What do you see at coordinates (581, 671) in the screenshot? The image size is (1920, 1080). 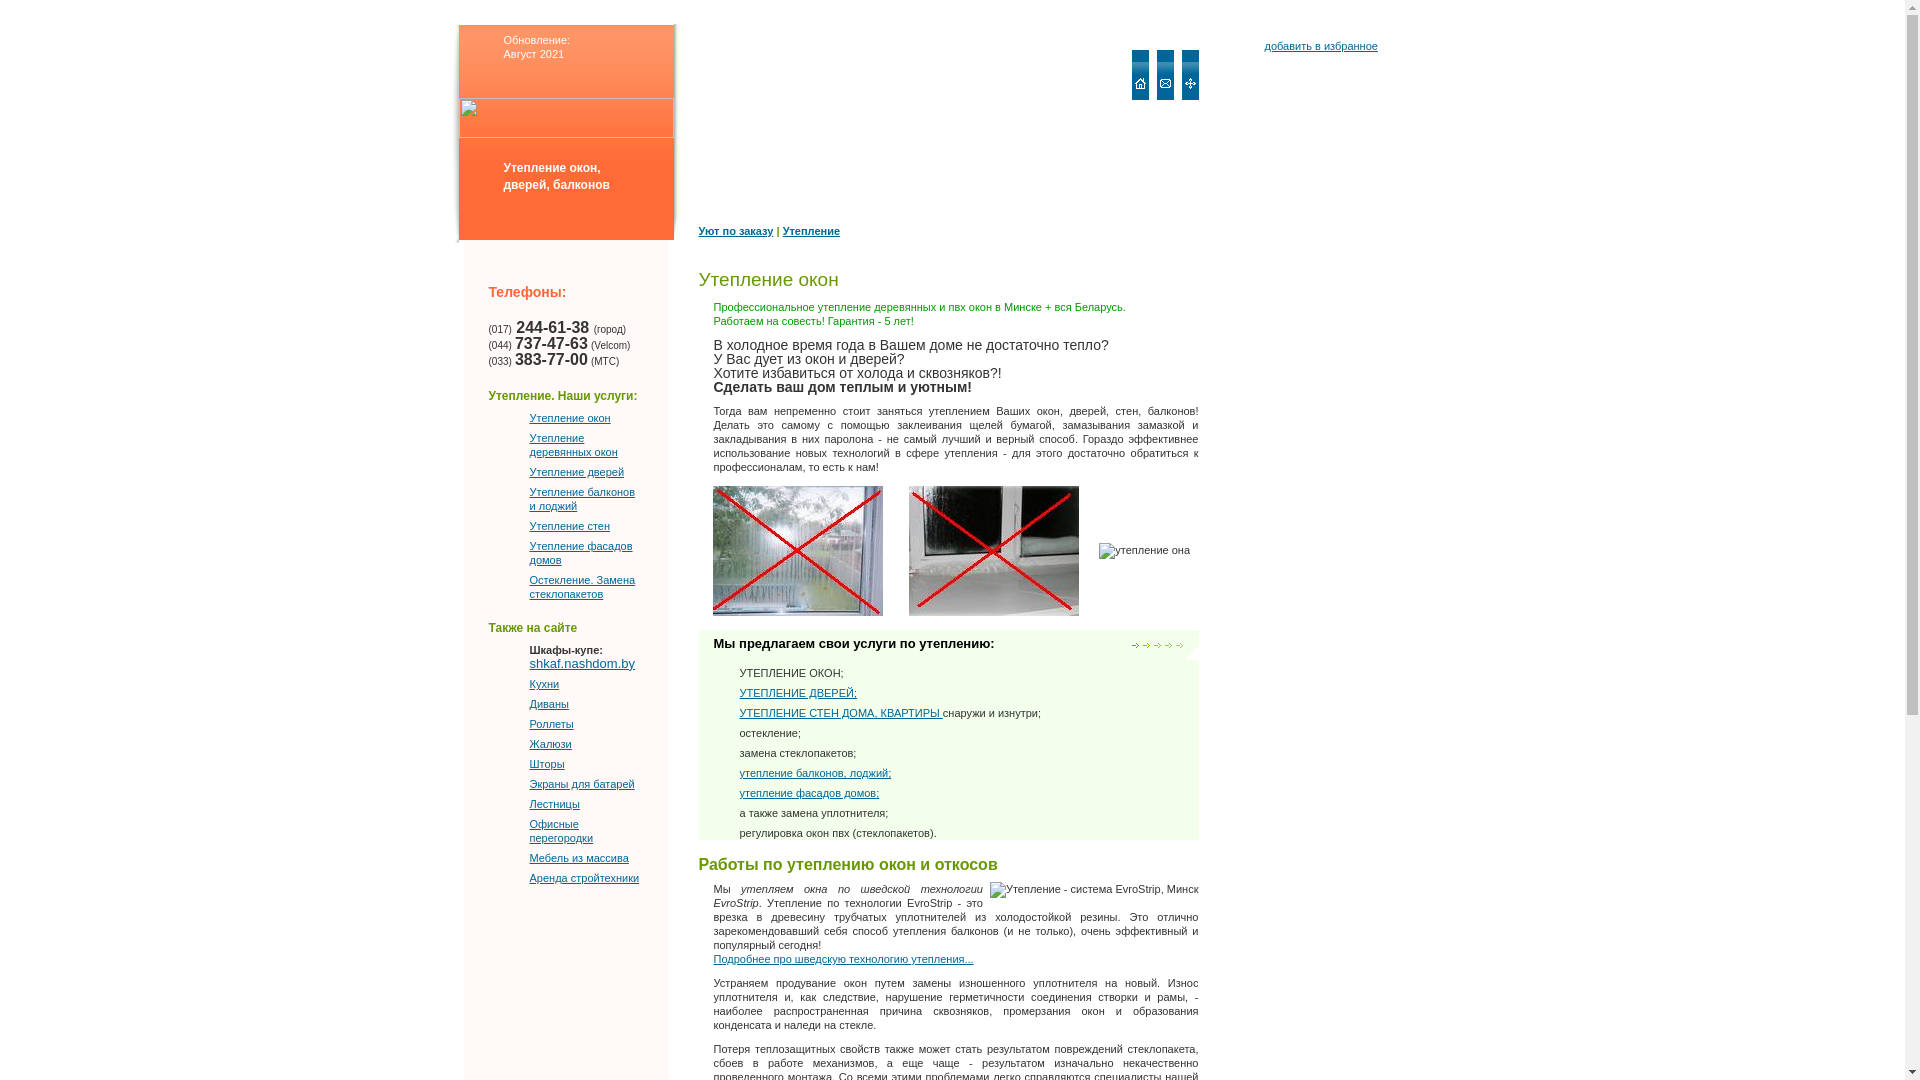 I see `'shkaf.nashdom.by'` at bounding box center [581, 671].